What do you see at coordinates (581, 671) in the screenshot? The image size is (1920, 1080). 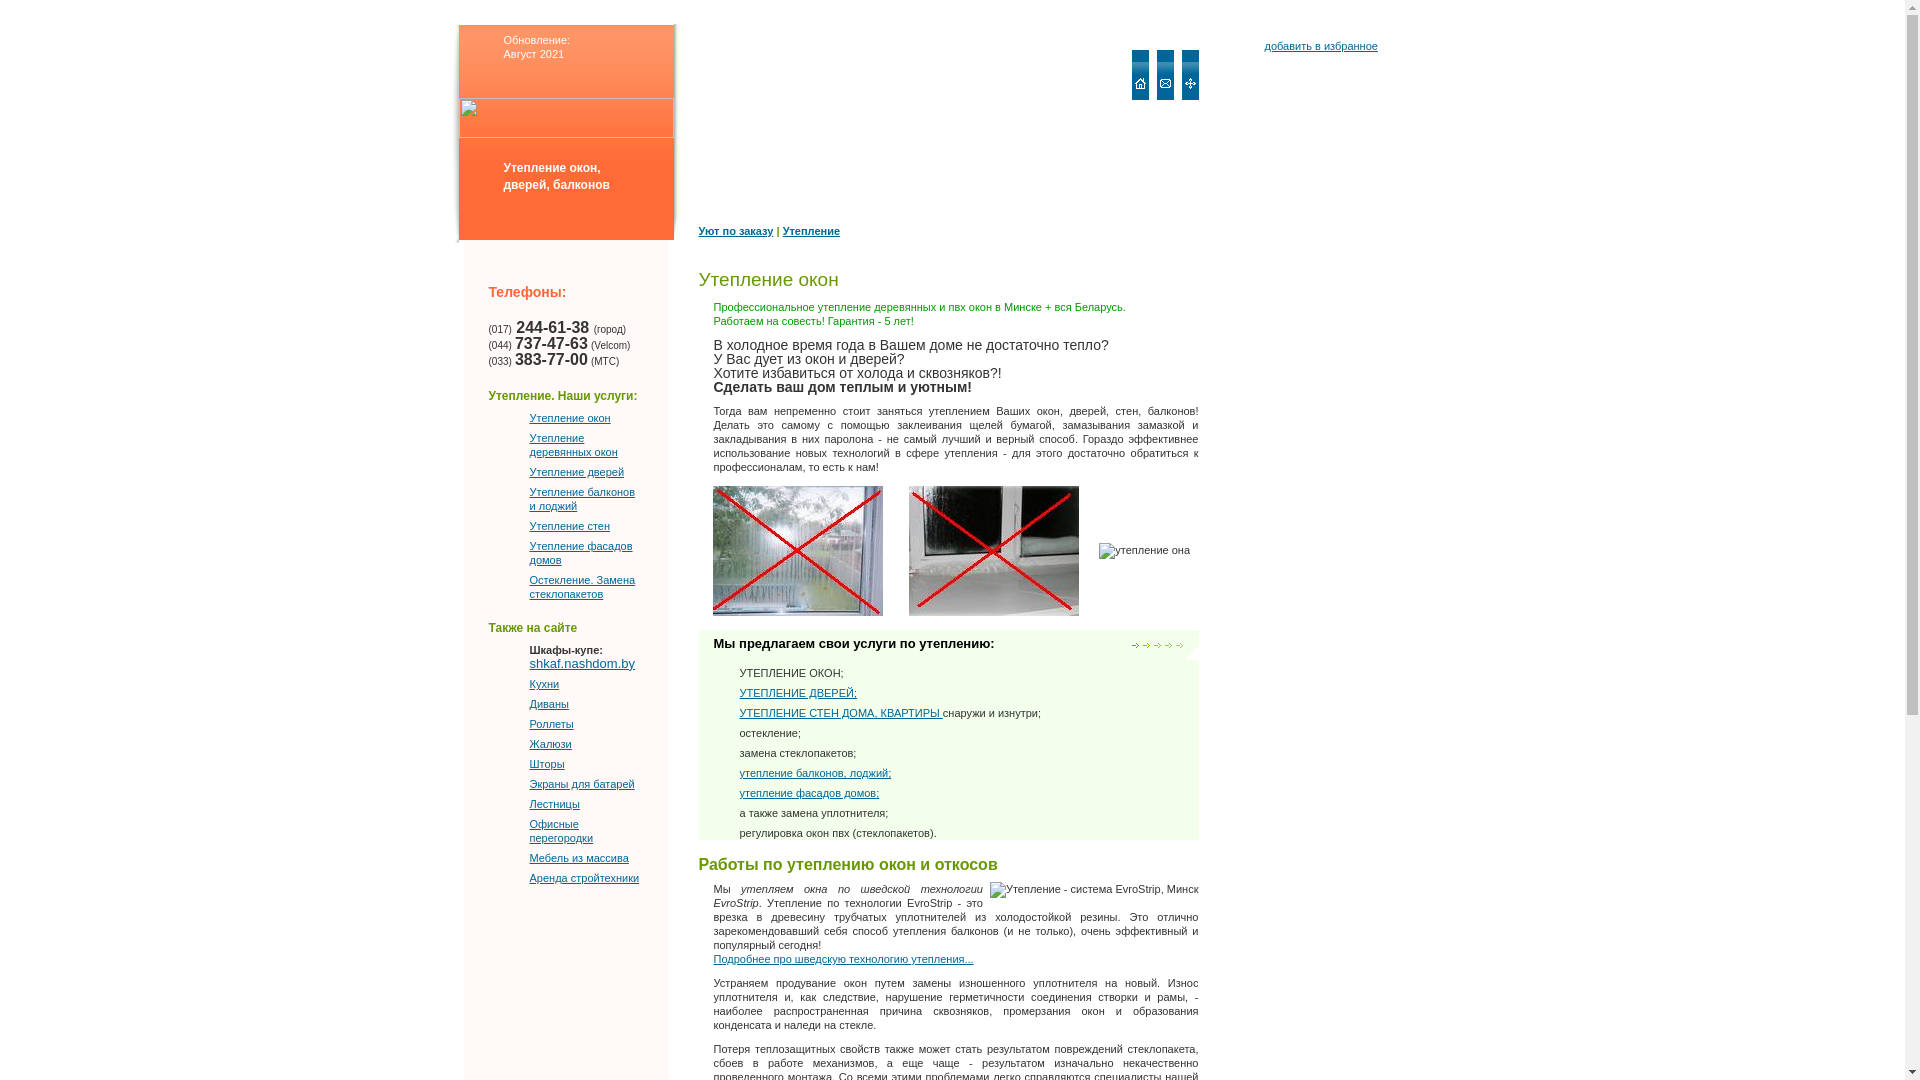 I see `'shkaf.nashdom.by'` at bounding box center [581, 671].